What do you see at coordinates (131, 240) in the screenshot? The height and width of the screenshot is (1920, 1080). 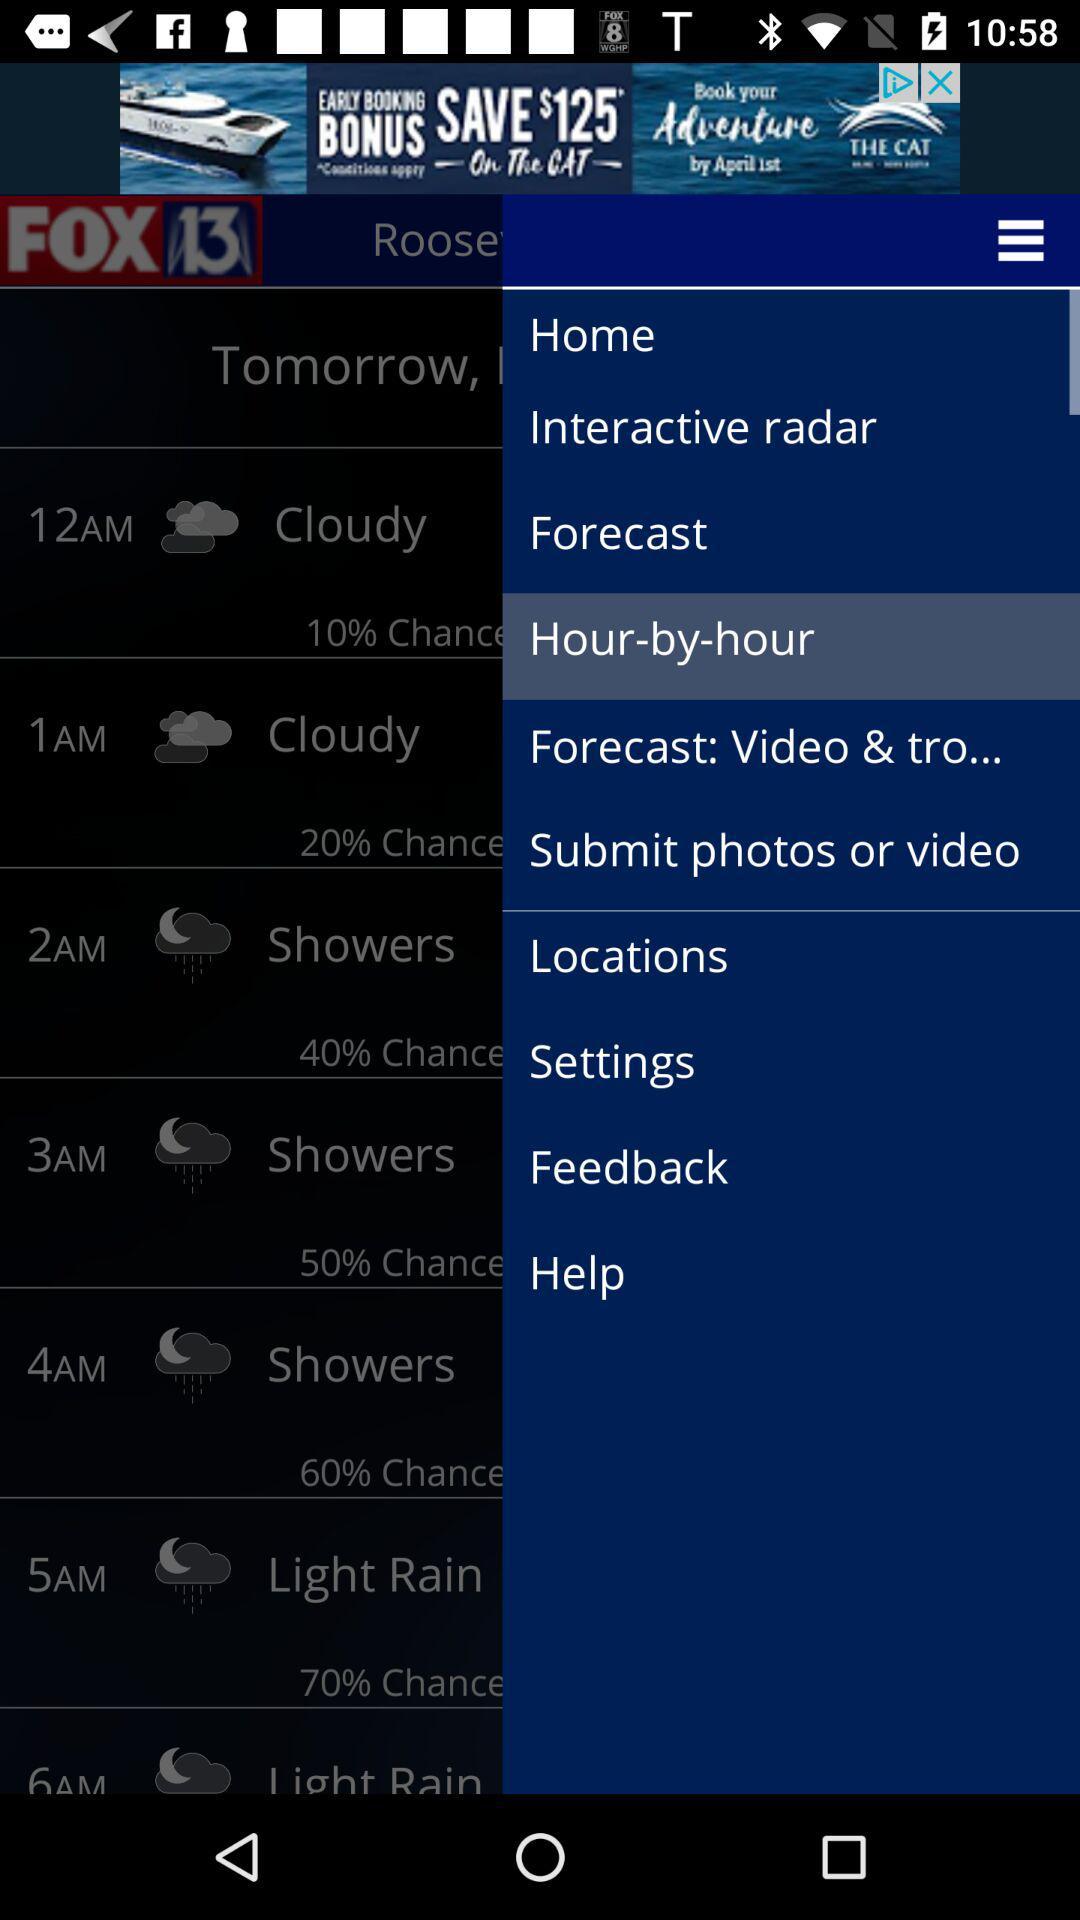 I see `the sliders icon` at bounding box center [131, 240].